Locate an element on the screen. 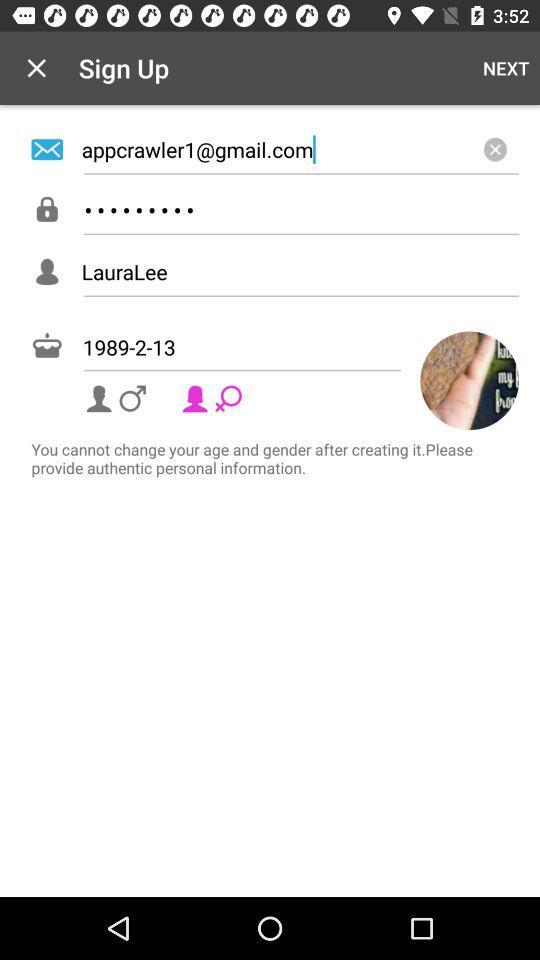  the avatar icon is located at coordinates (469, 379).